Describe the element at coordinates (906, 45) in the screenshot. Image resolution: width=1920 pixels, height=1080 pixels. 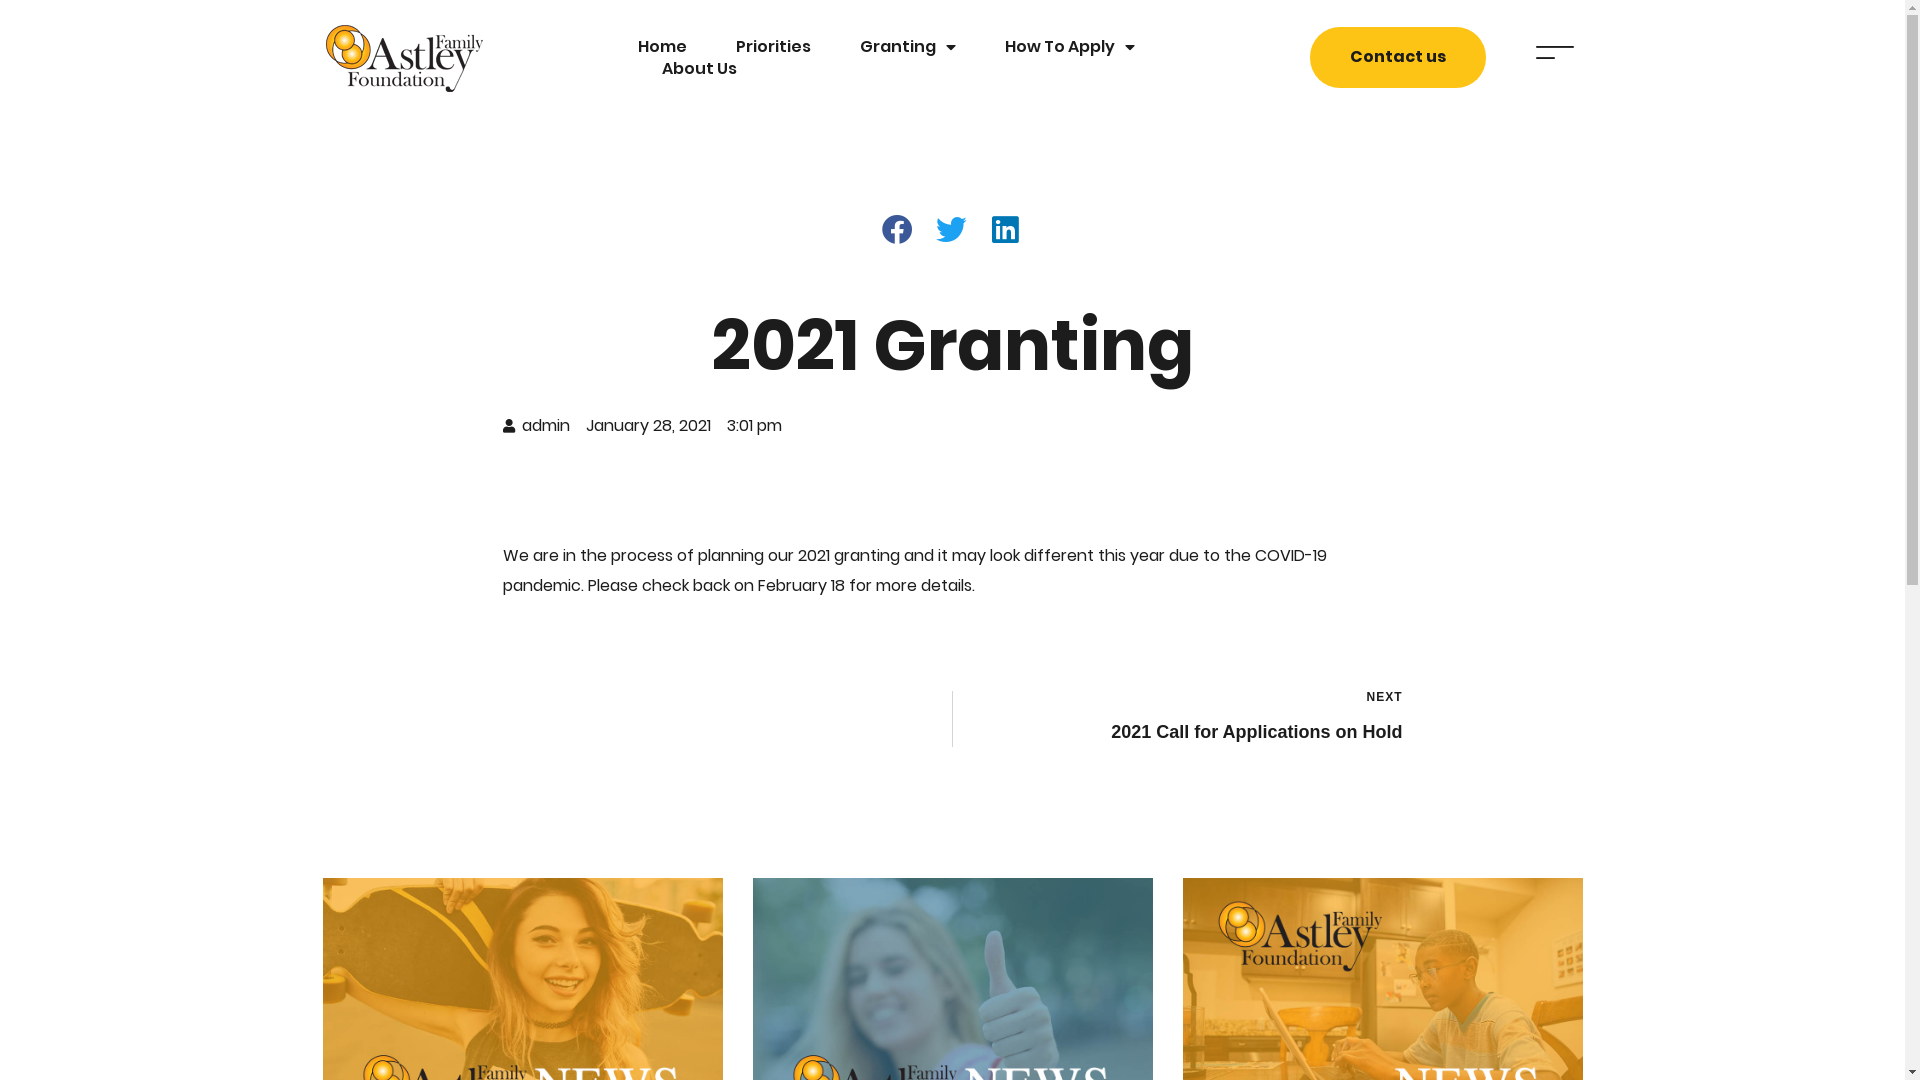
I see `'Granting'` at that location.